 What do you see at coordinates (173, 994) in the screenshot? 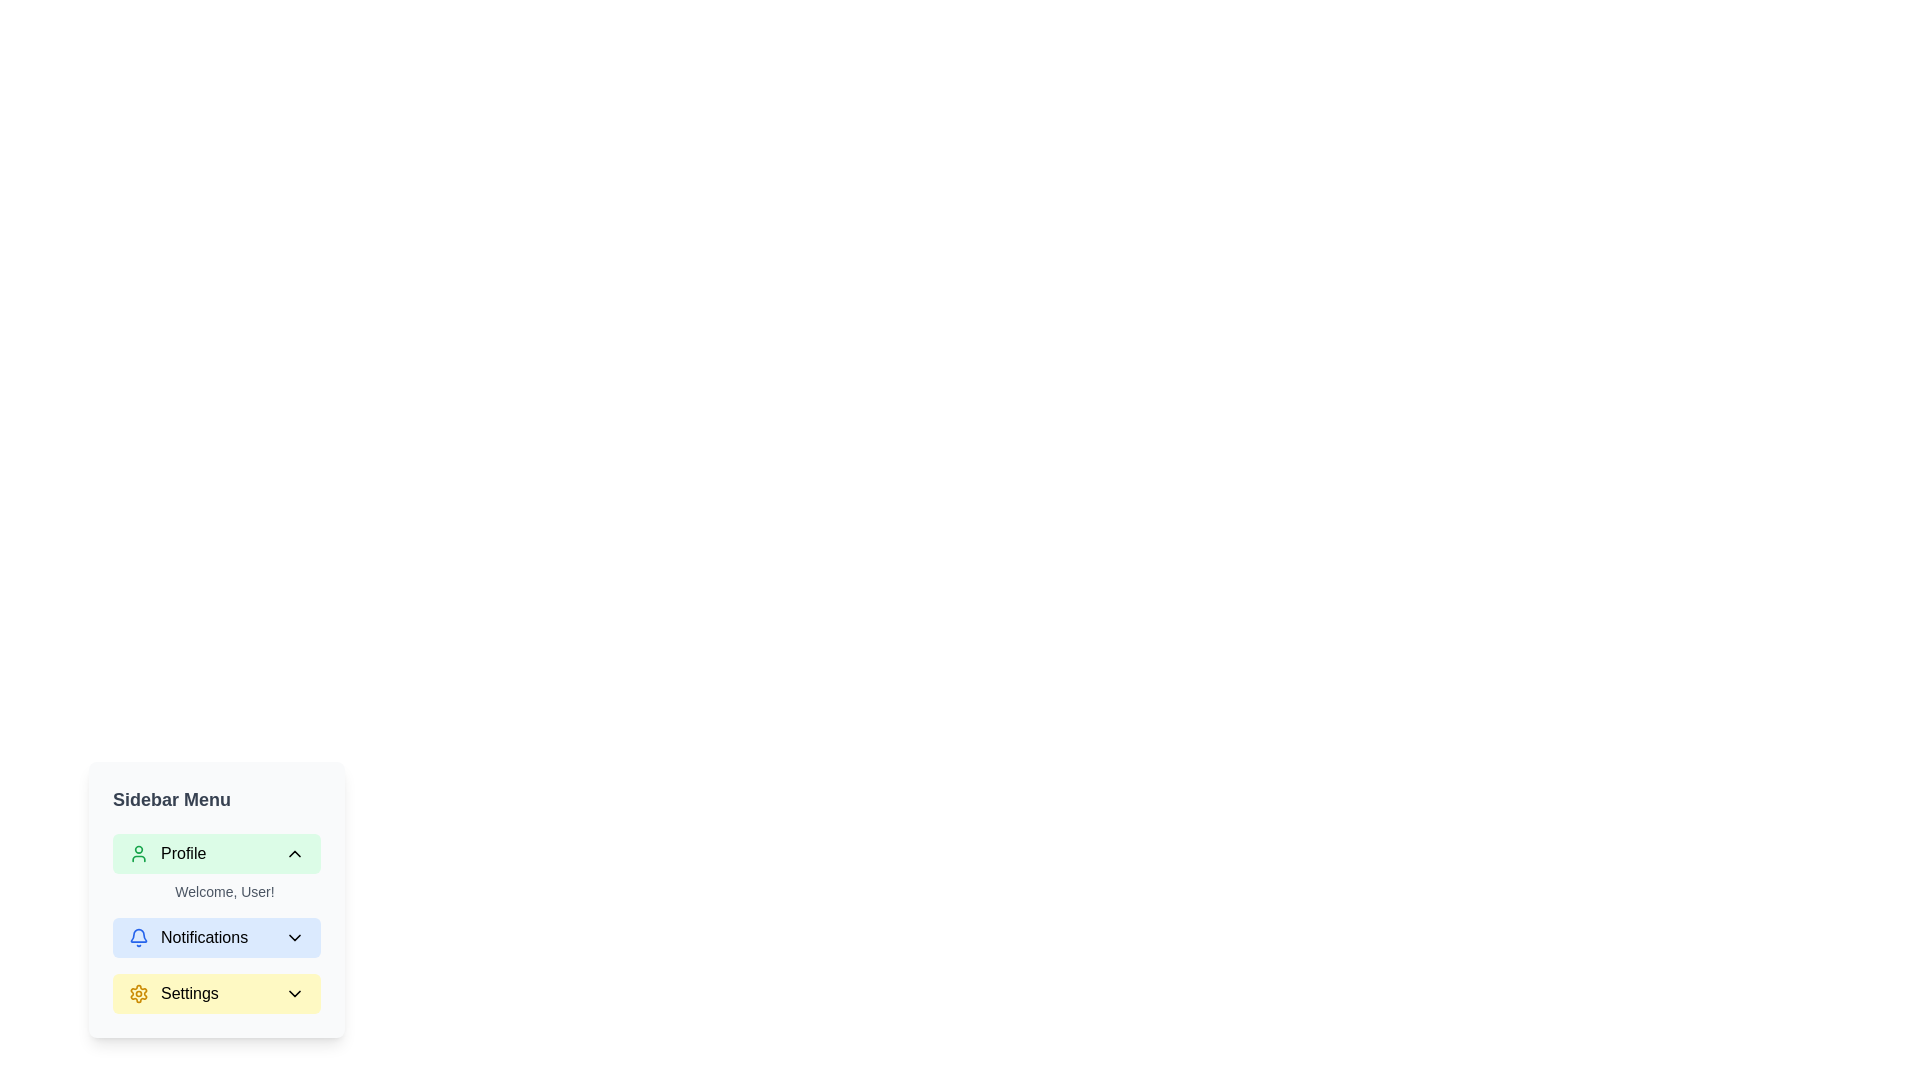
I see `on the 'Settings' label with gear icon in the sidebar menu` at bounding box center [173, 994].